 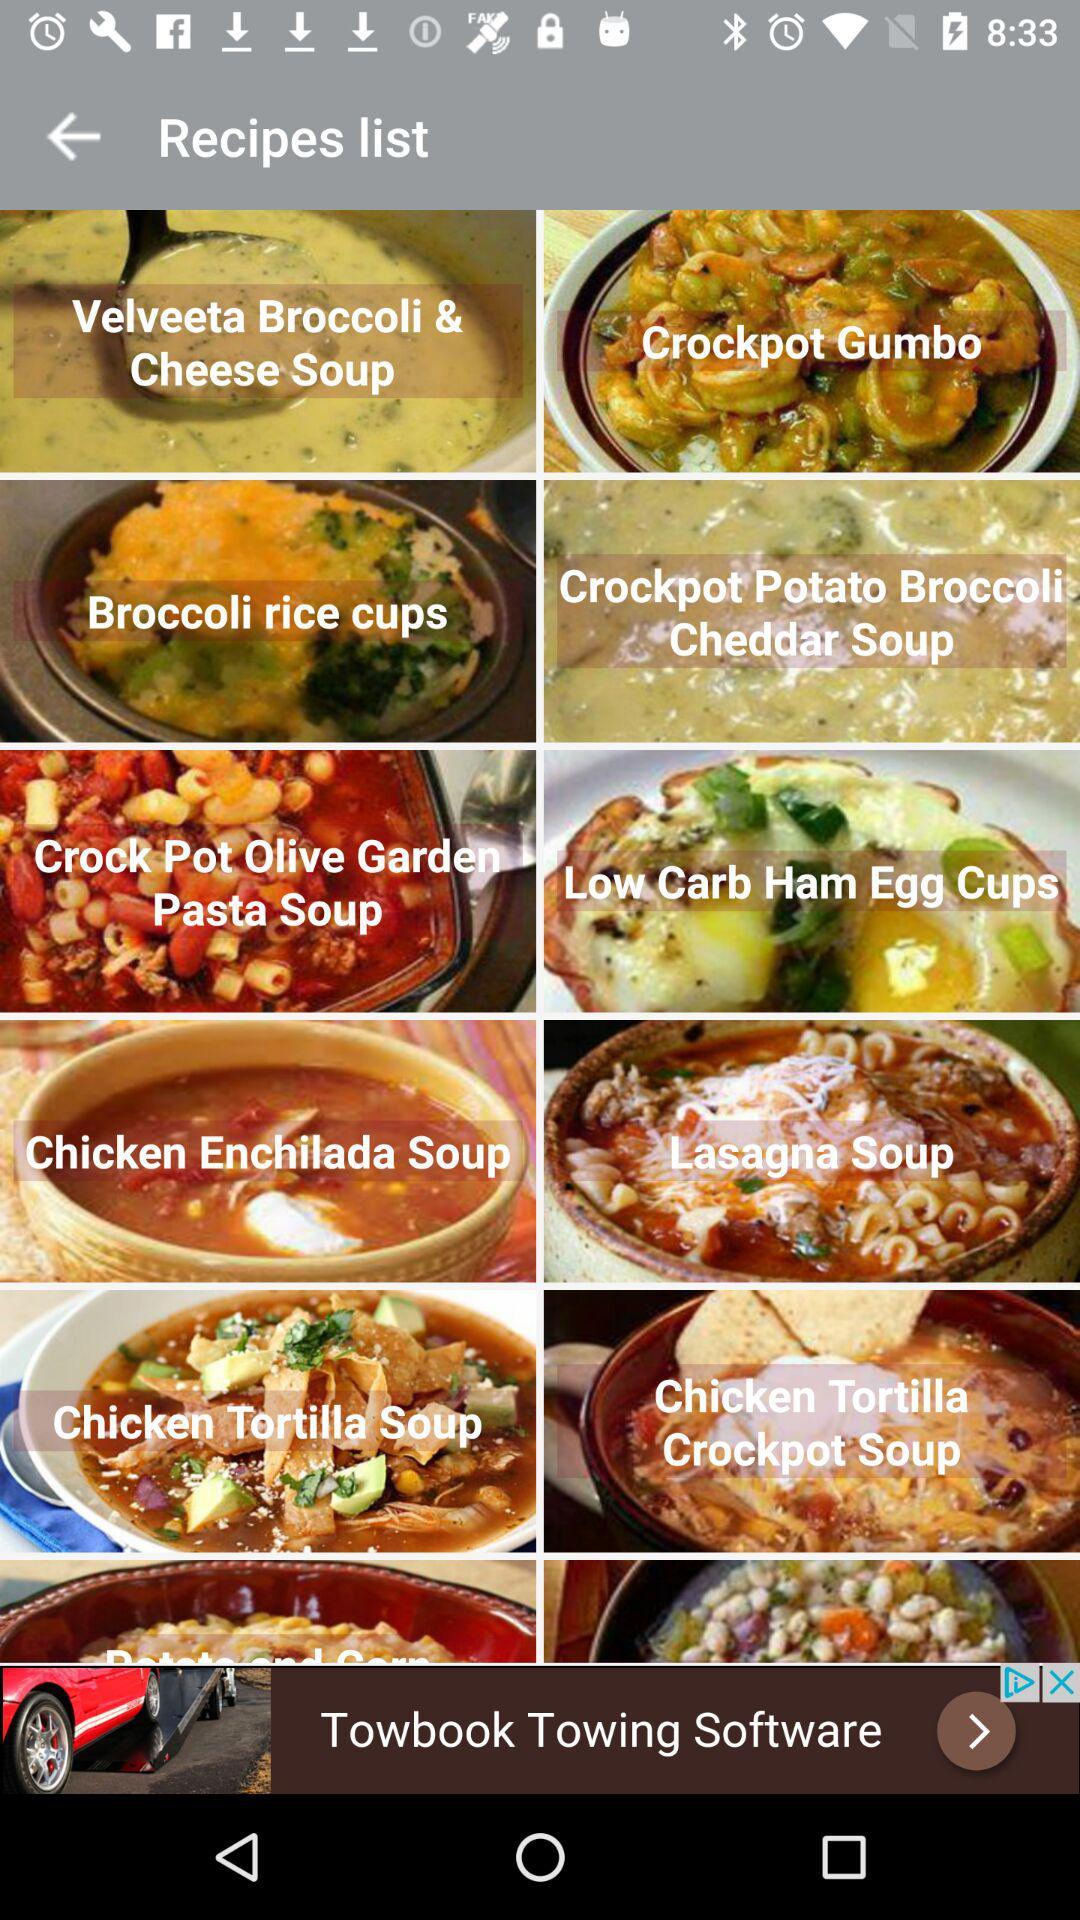 I want to click on aromark, so click(x=72, y=135).